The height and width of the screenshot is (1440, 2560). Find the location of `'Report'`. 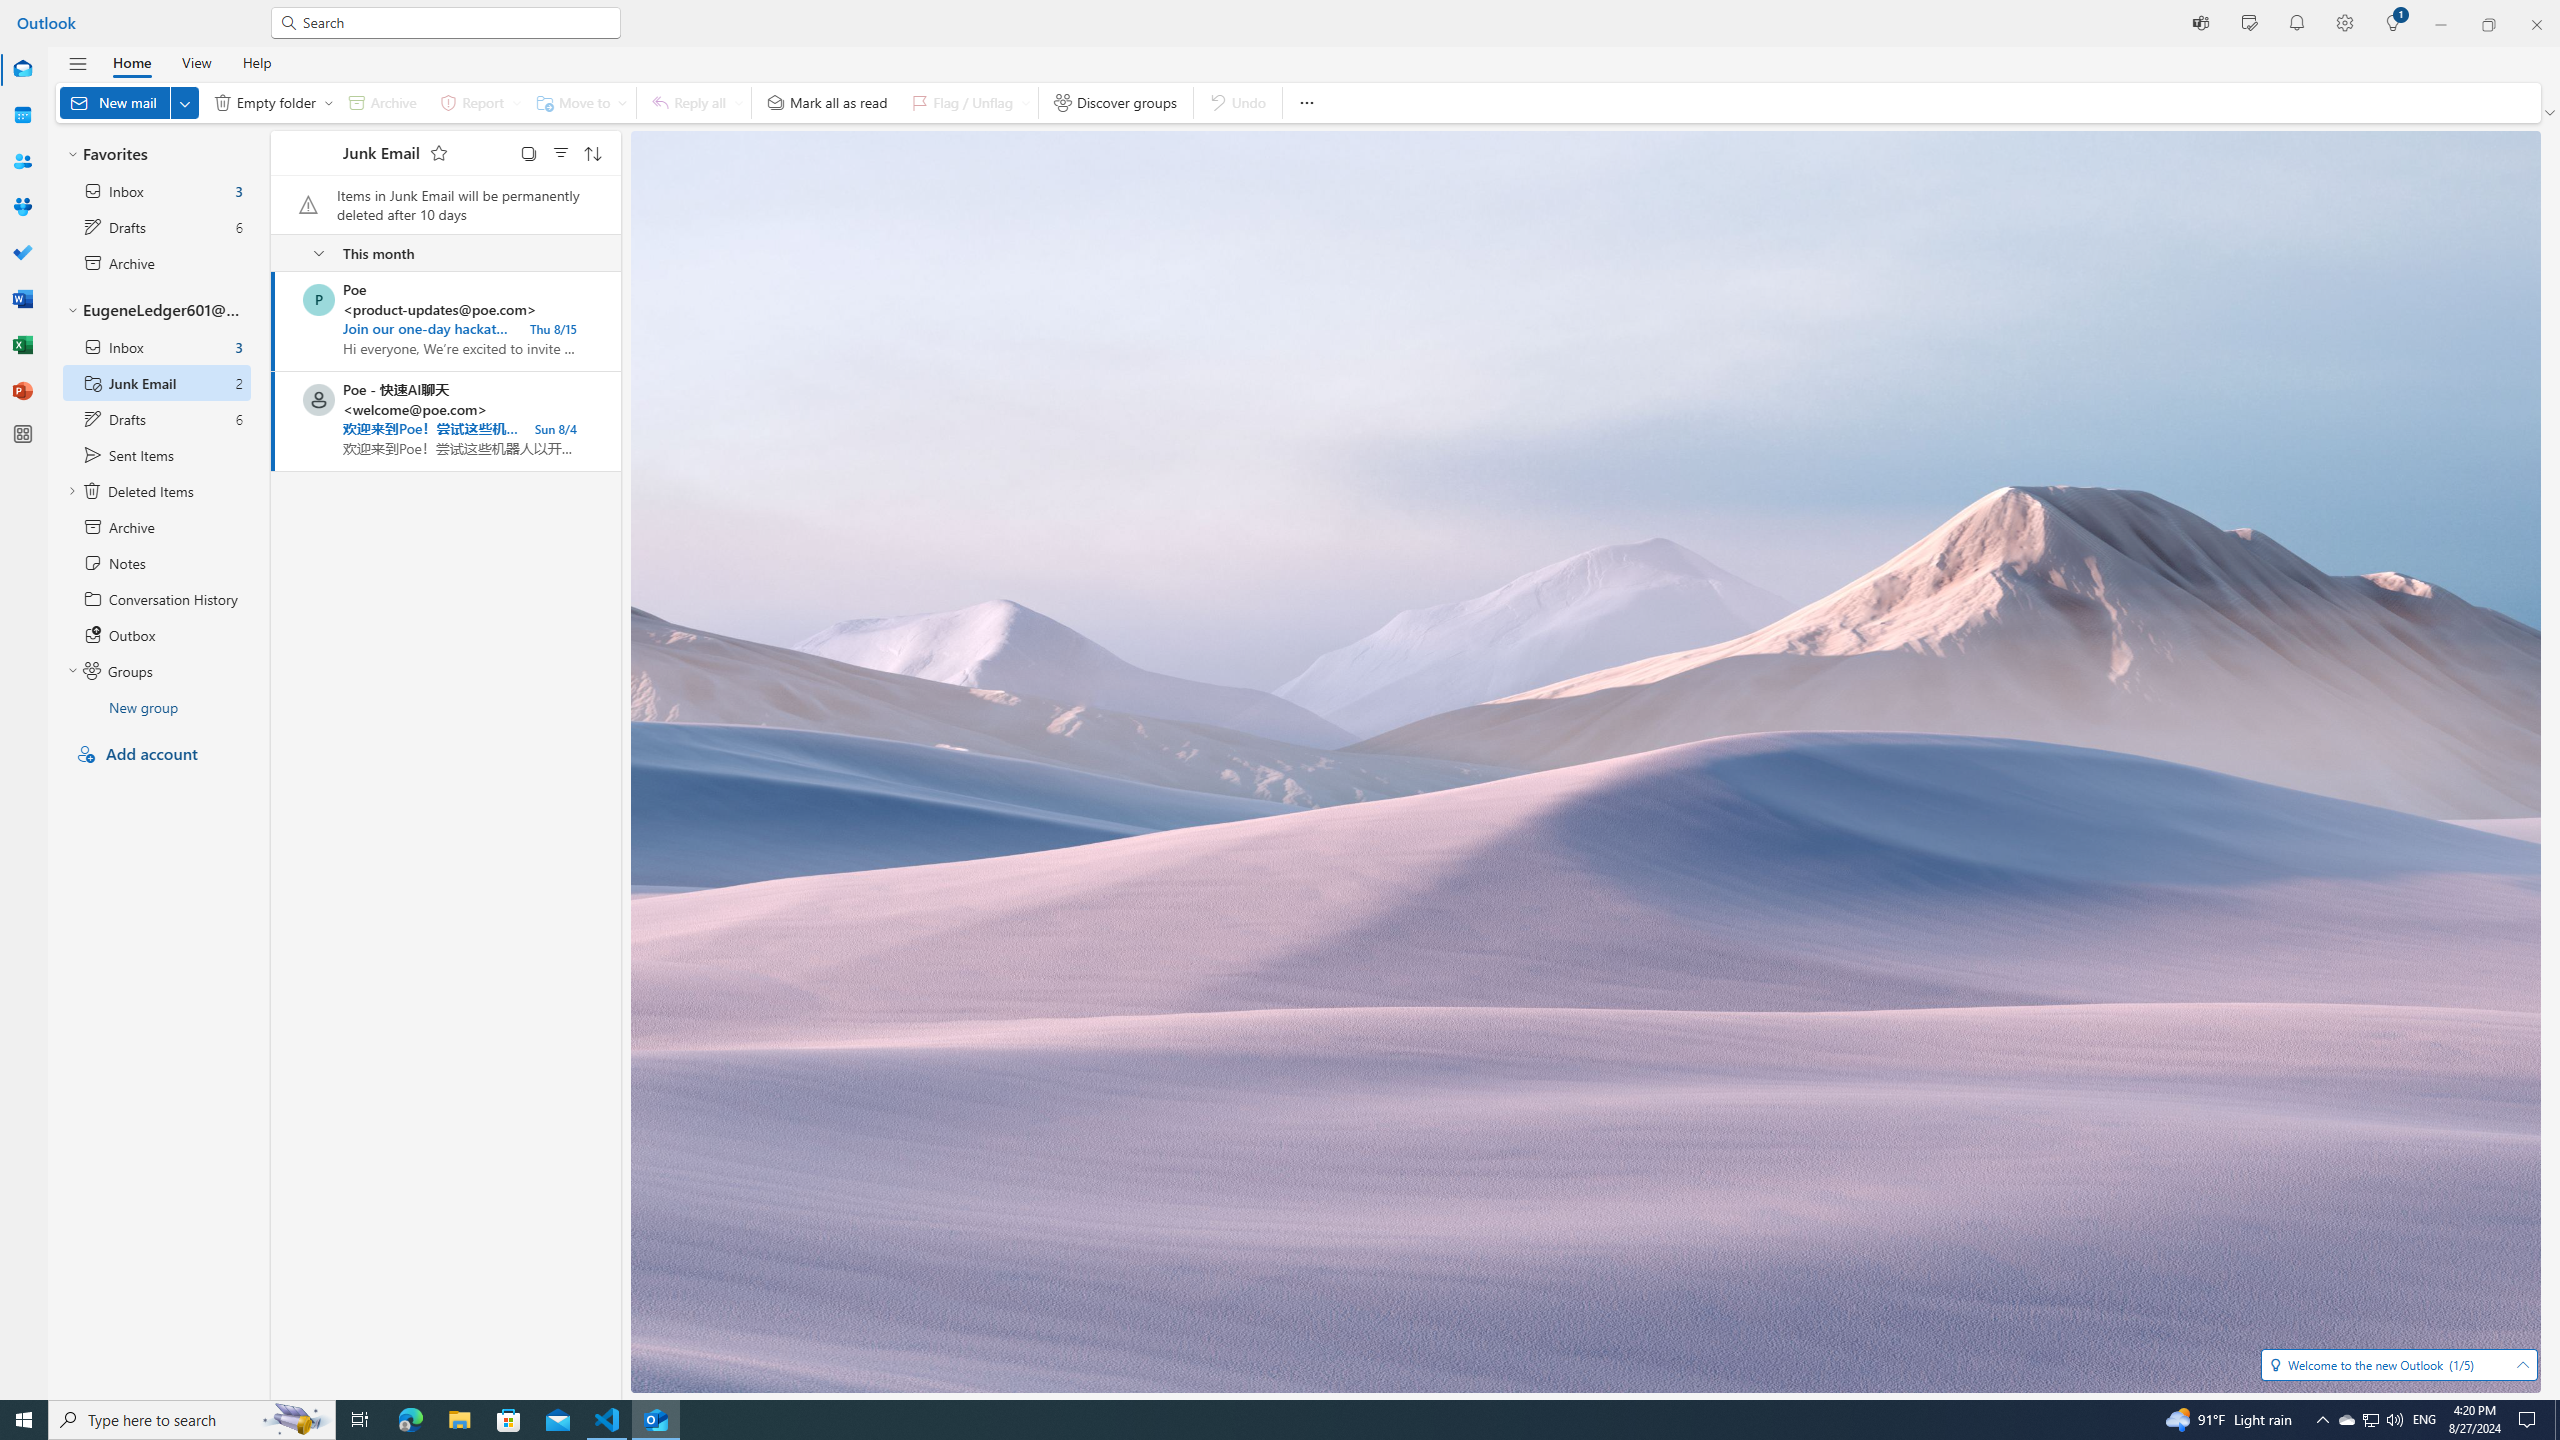

'Report' is located at coordinates (476, 102).